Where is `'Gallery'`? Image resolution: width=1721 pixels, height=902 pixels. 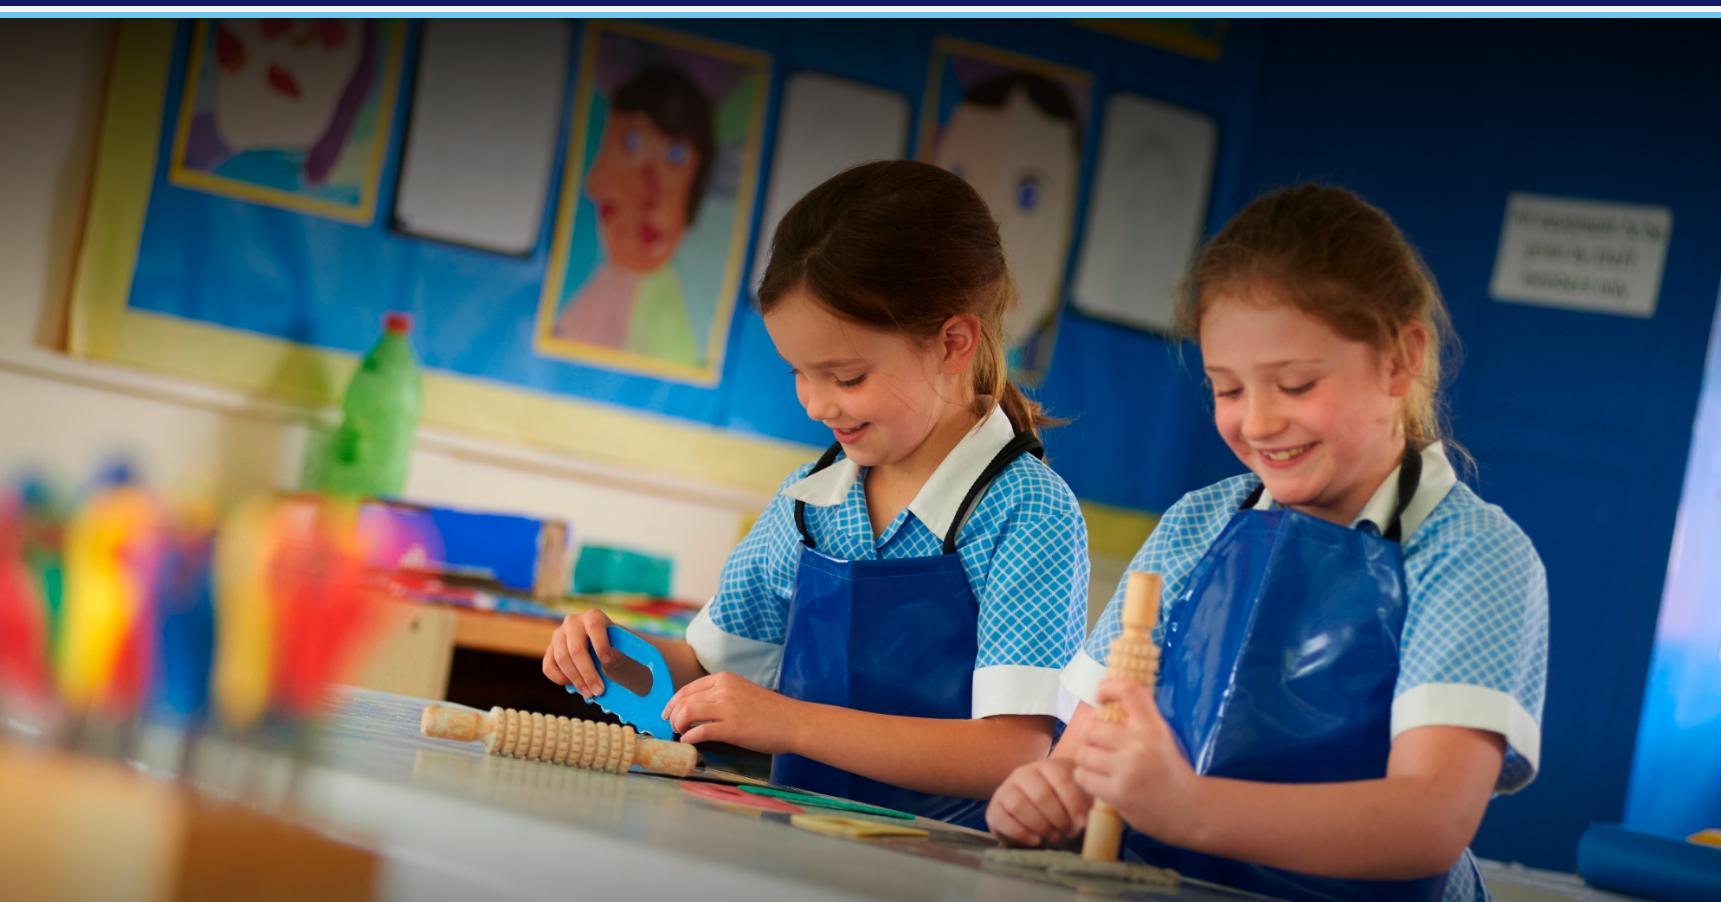 'Gallery' is located at coordinates (1351, 229).